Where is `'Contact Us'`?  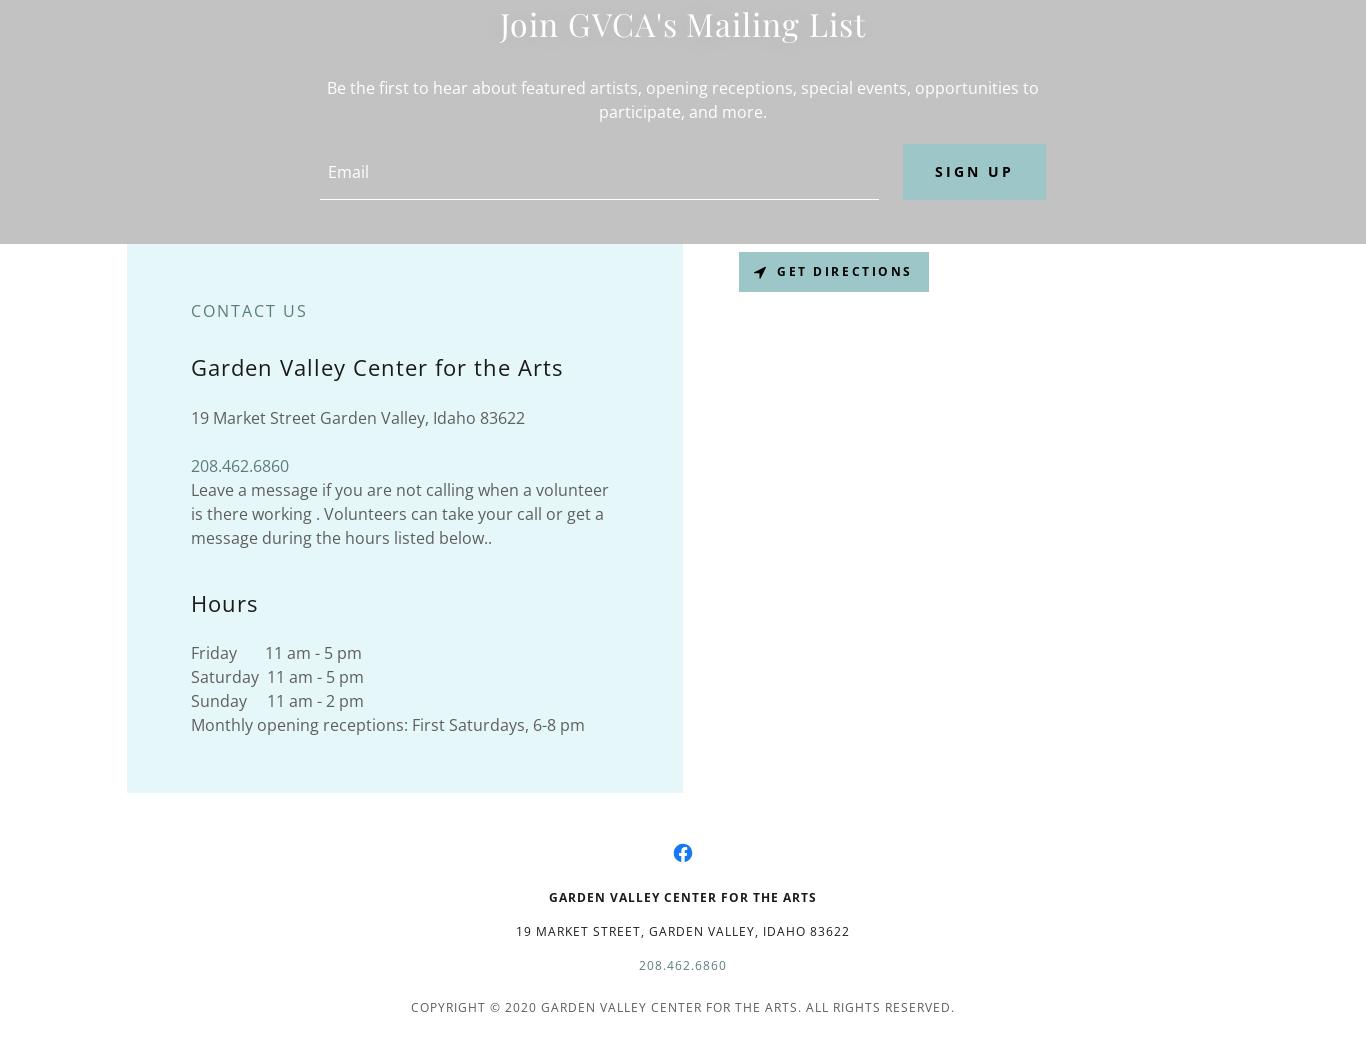 'Contact Us' is located at coordinates (189, 308).